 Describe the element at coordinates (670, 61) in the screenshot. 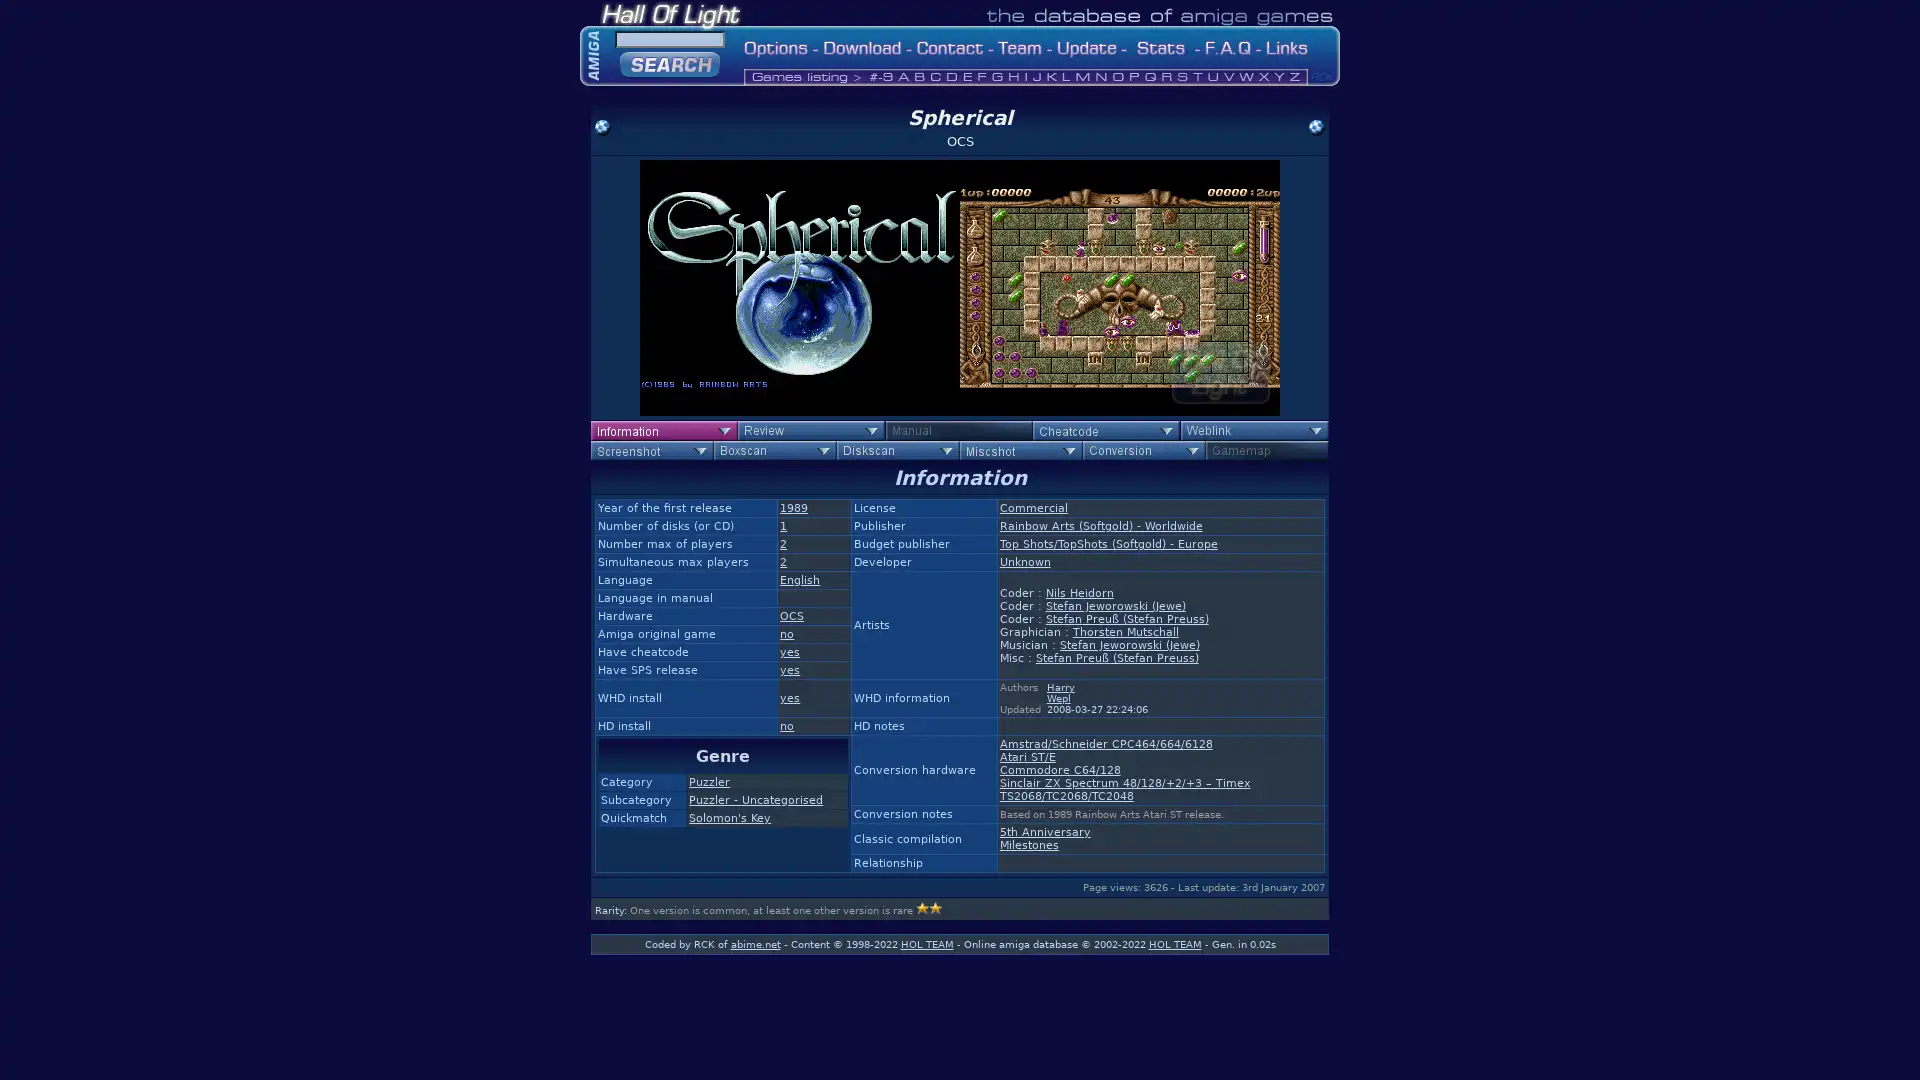

I see `Submit` at that location.